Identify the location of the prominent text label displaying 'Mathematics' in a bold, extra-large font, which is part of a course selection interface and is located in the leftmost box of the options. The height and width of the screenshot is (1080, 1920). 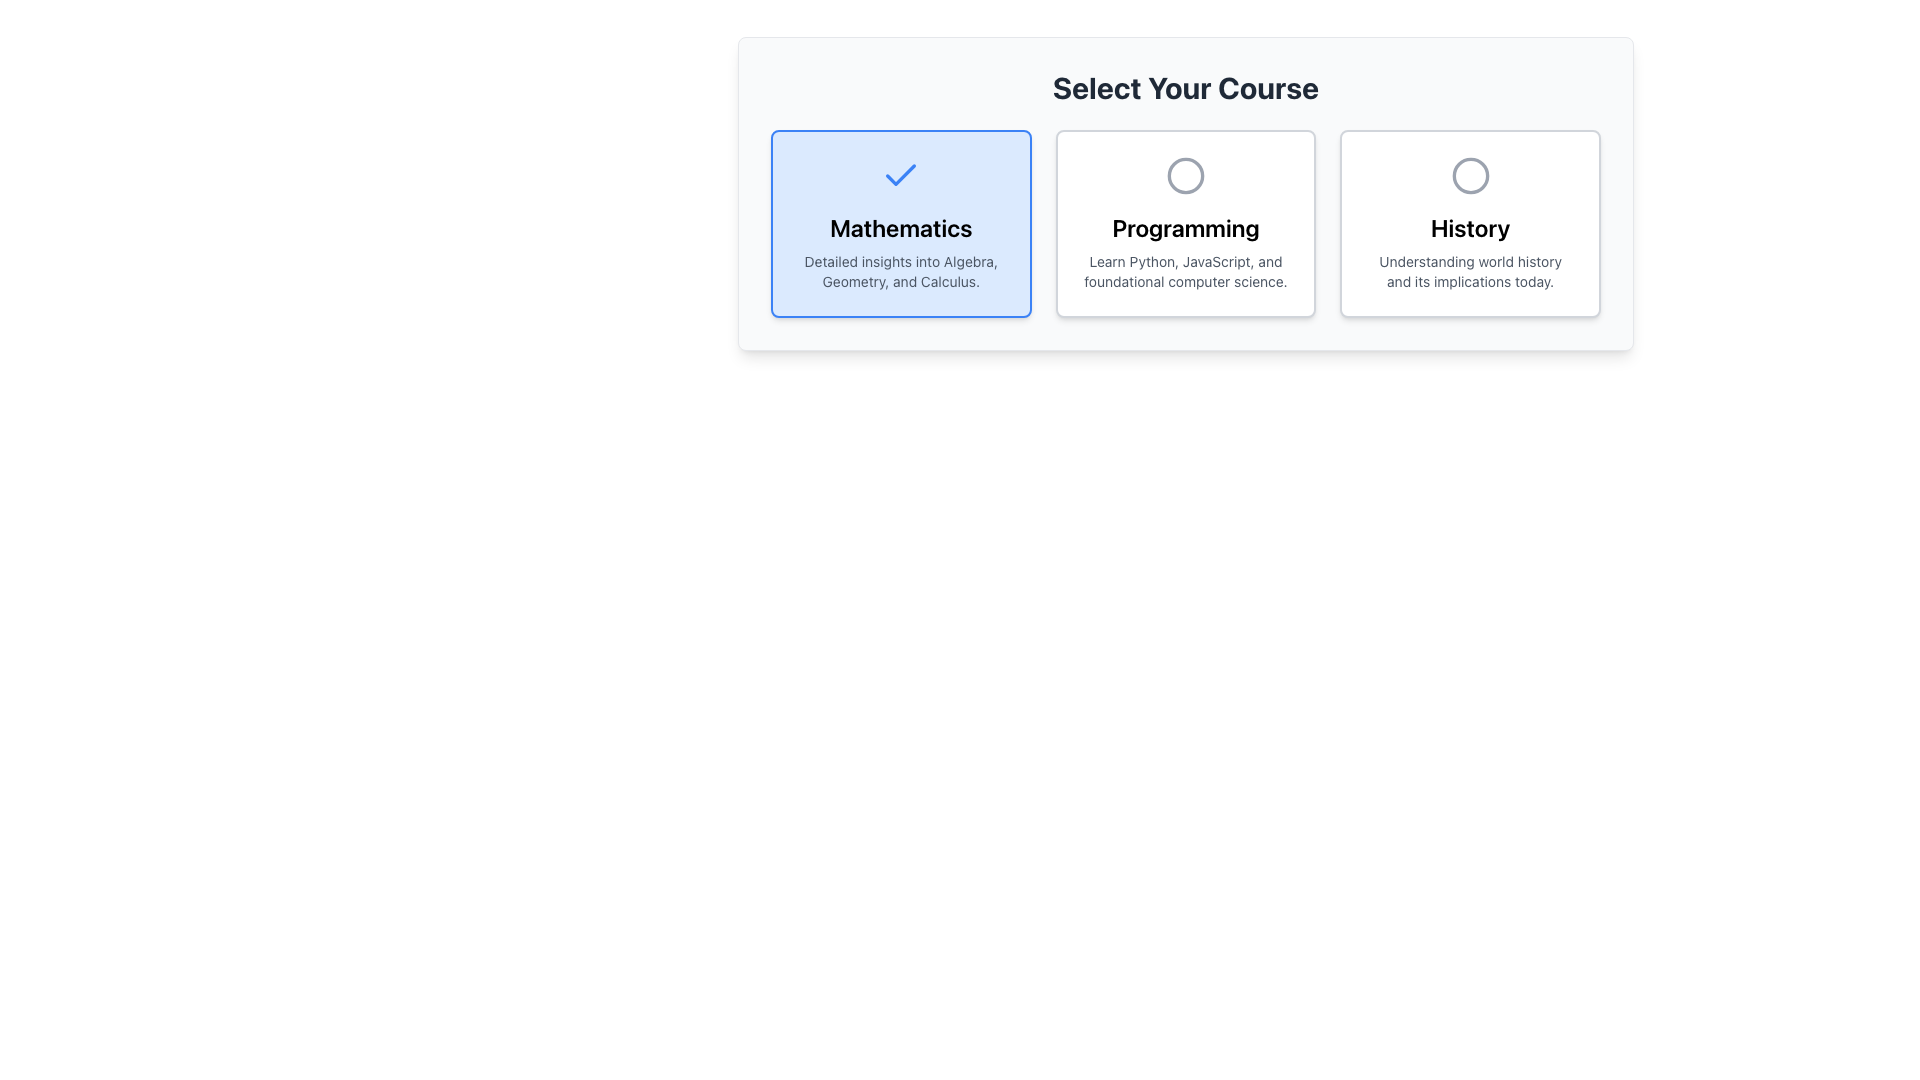
(900, 226).